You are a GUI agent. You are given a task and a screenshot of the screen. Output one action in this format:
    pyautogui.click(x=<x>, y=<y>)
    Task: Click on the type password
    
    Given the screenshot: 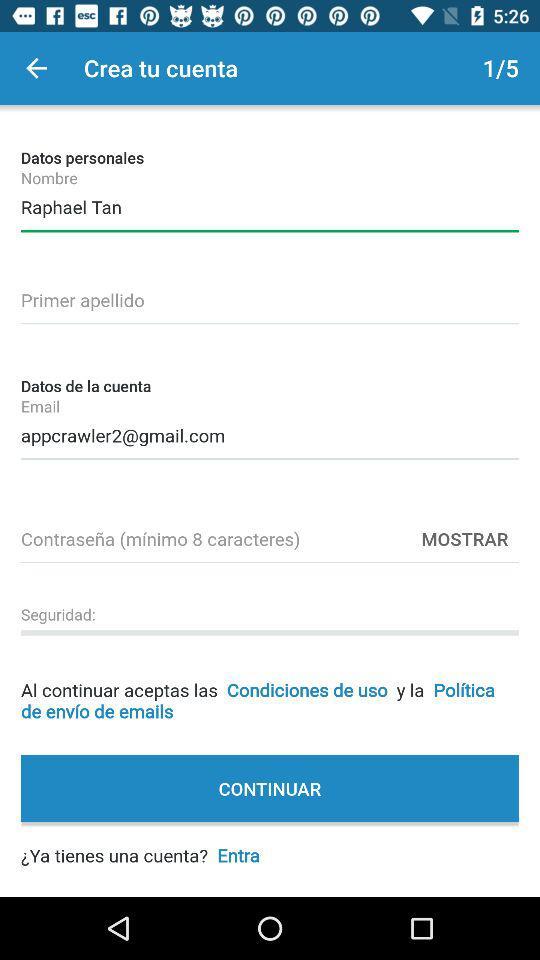 What is the action you would take?
    pyautogui.click(x=270, y=535)
    